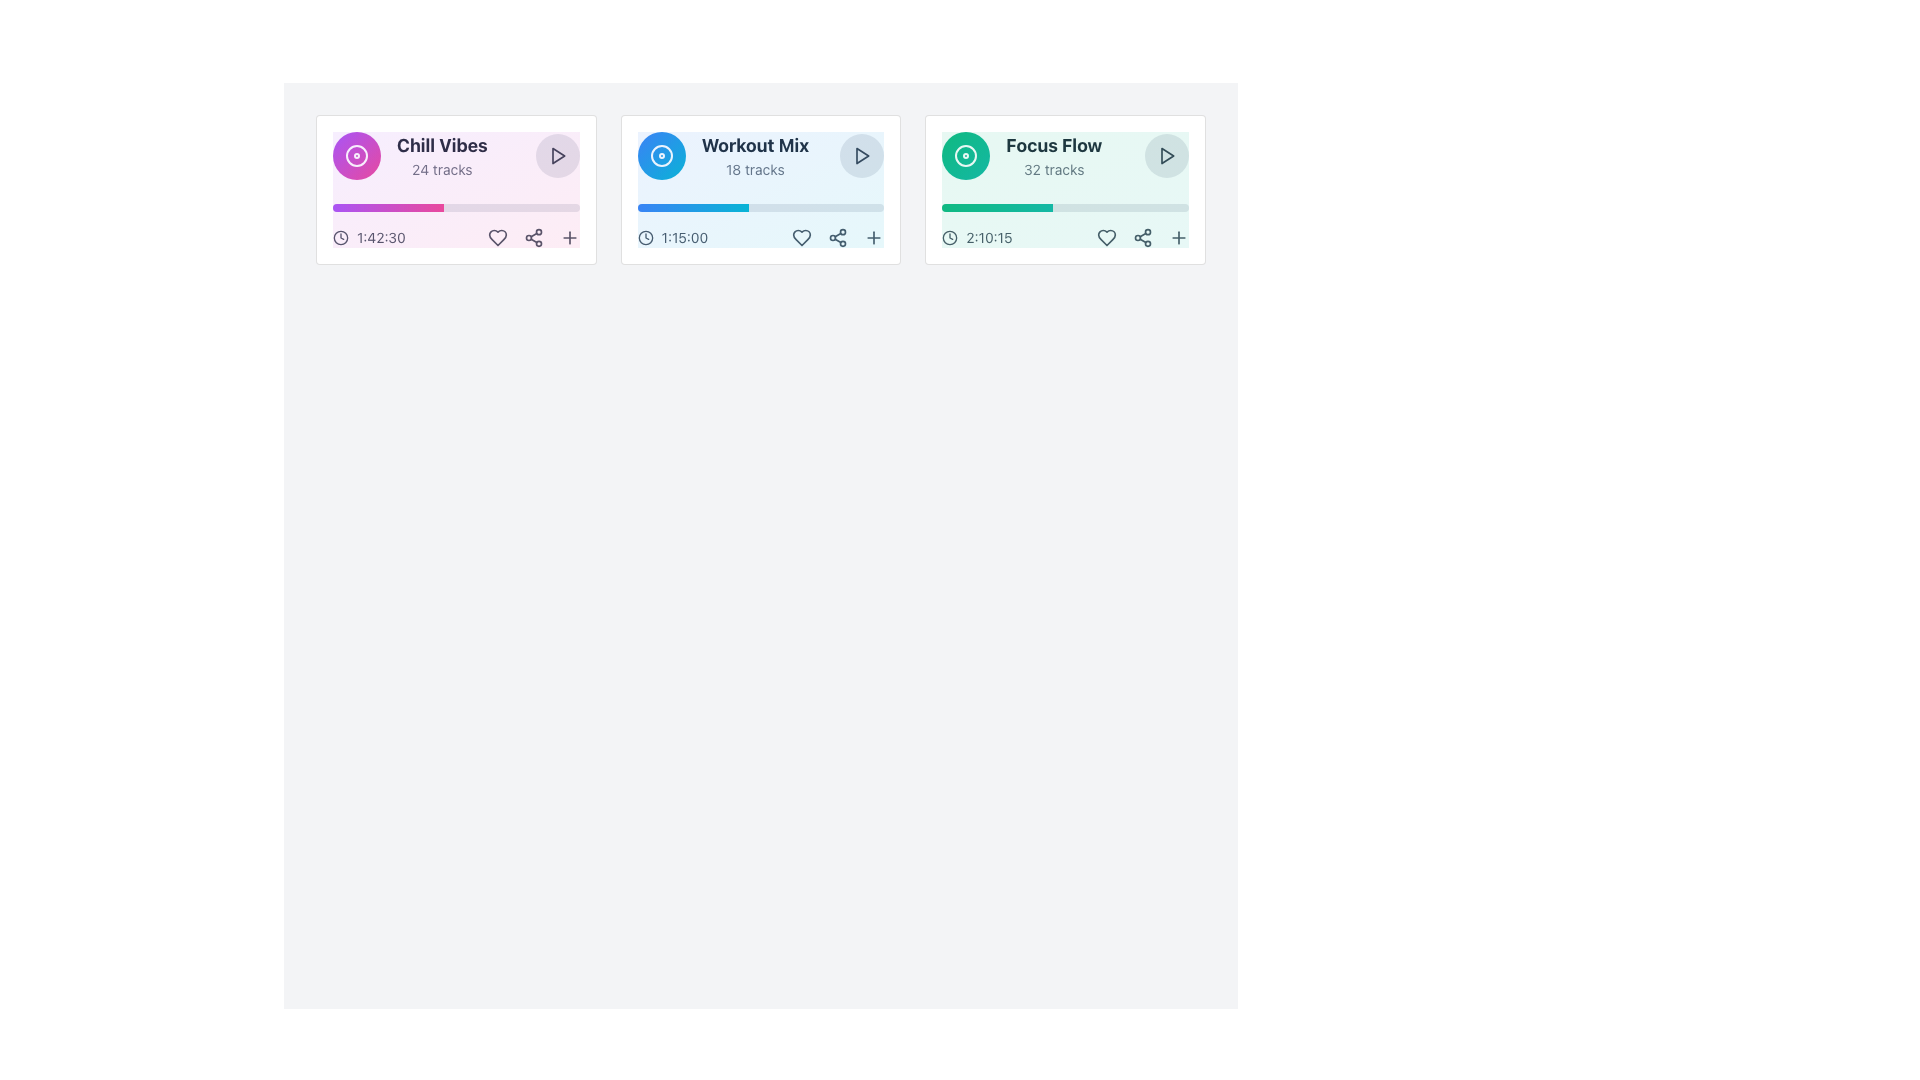 This screenshot has width=1920, height=1080. What do you see at coordinates (722, 154) in the screenshot?
I see `the informational text for the 'Workout Mix' playlist located in the upper left section of the second card in a horizontally arranged group of three cards` at bounding box center [722, 154].